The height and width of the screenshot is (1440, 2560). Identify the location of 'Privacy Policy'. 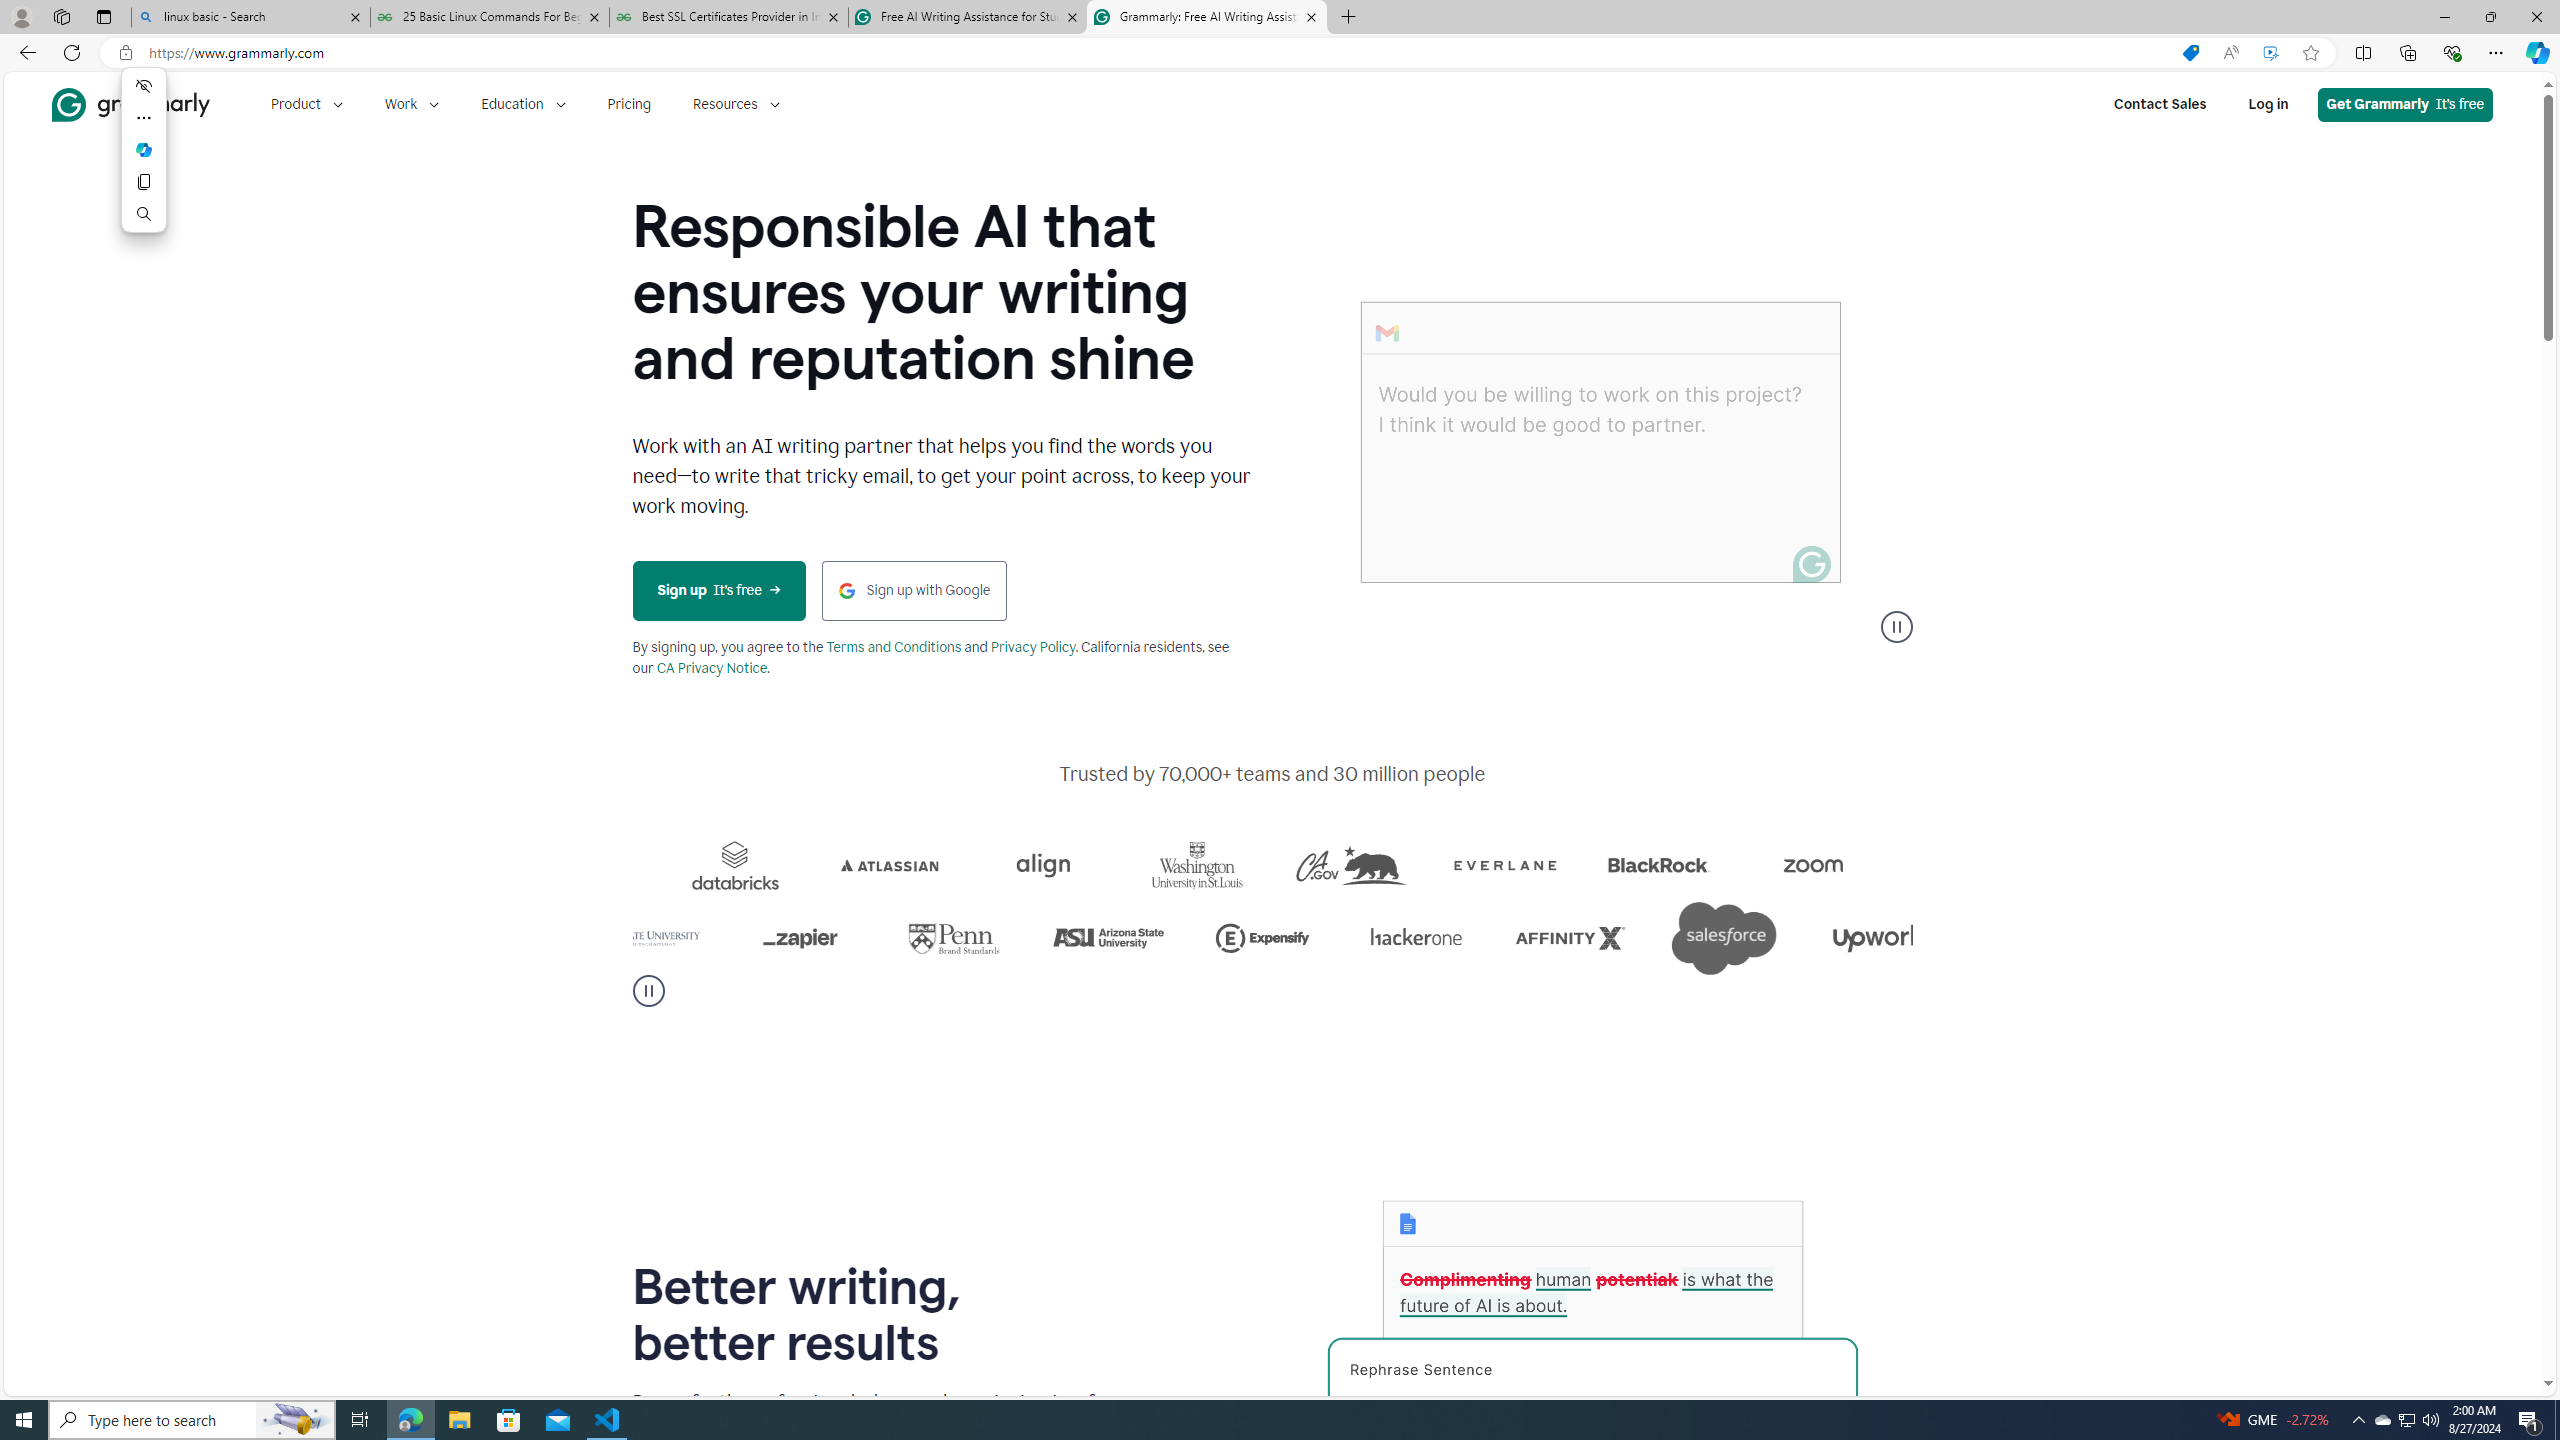
(1031, 647).